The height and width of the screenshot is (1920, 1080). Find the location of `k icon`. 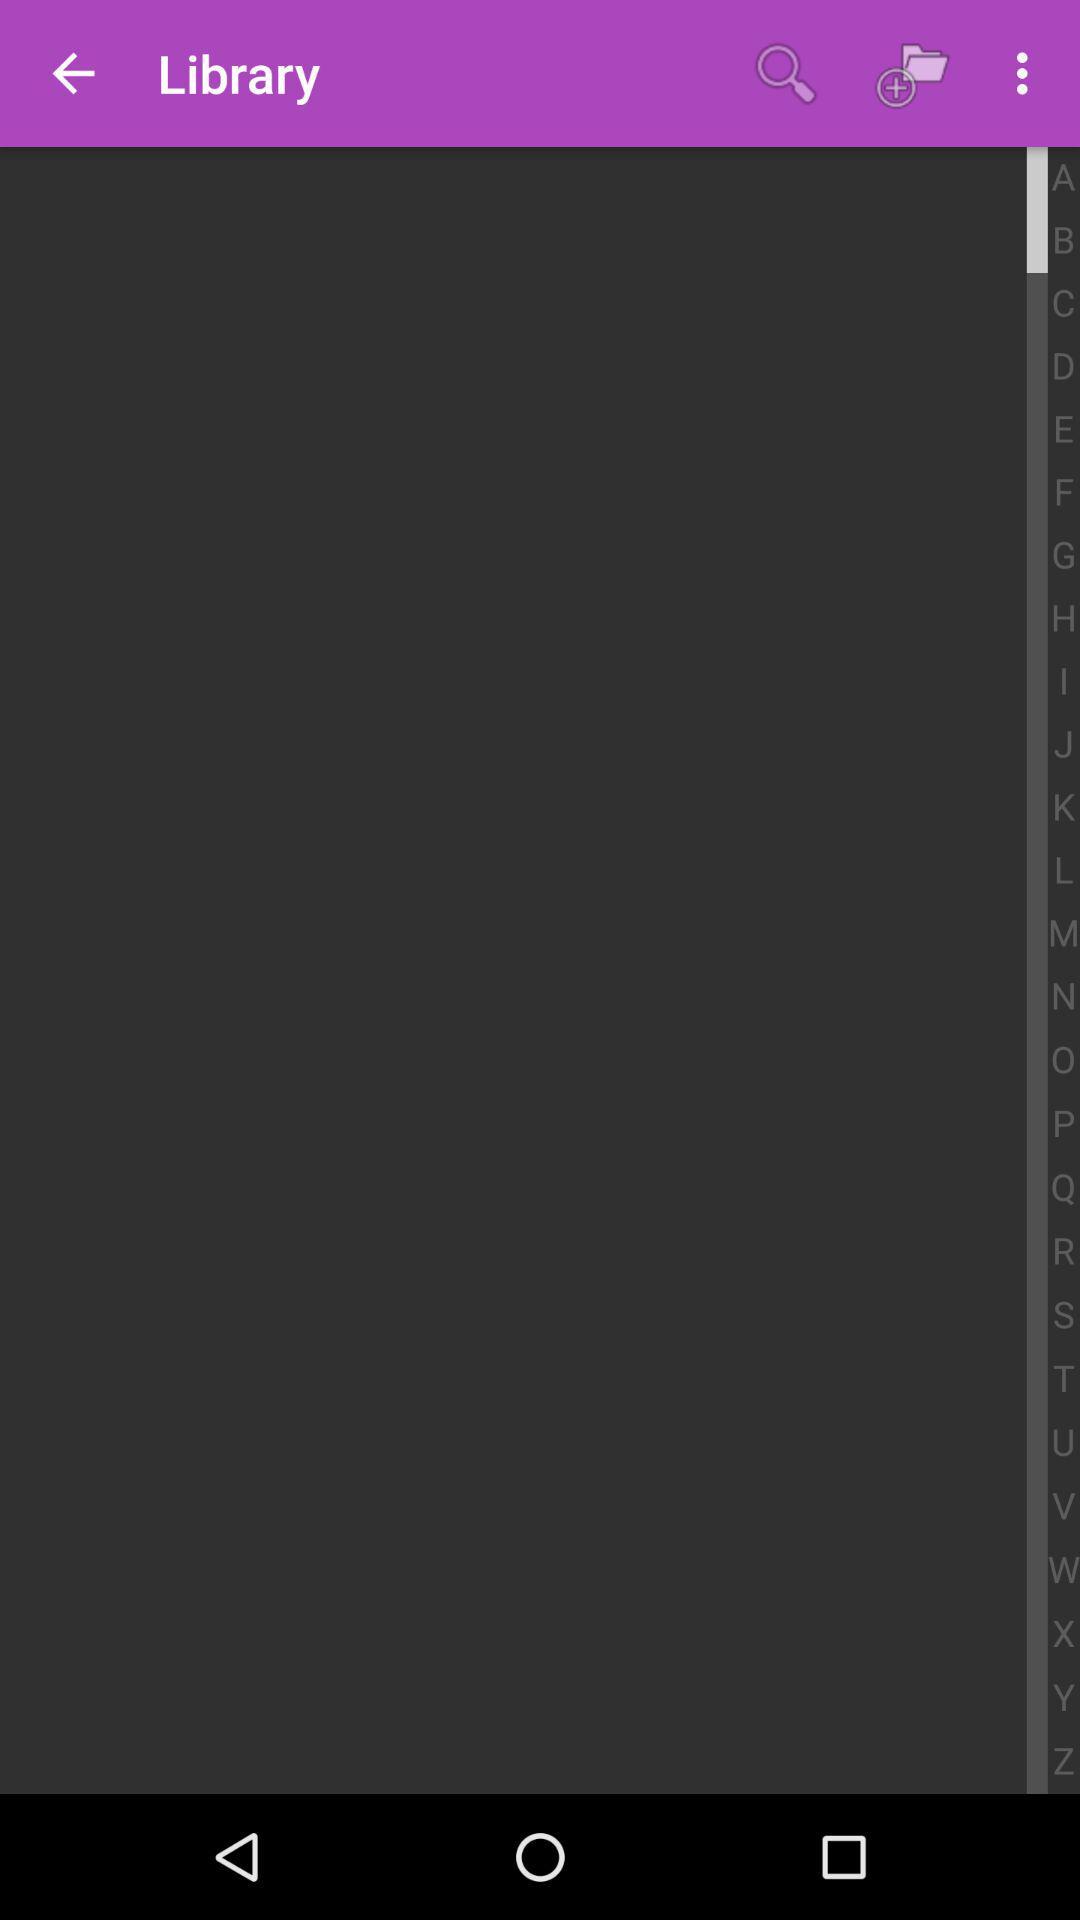

k icon is located at coordinates (1062, 808).